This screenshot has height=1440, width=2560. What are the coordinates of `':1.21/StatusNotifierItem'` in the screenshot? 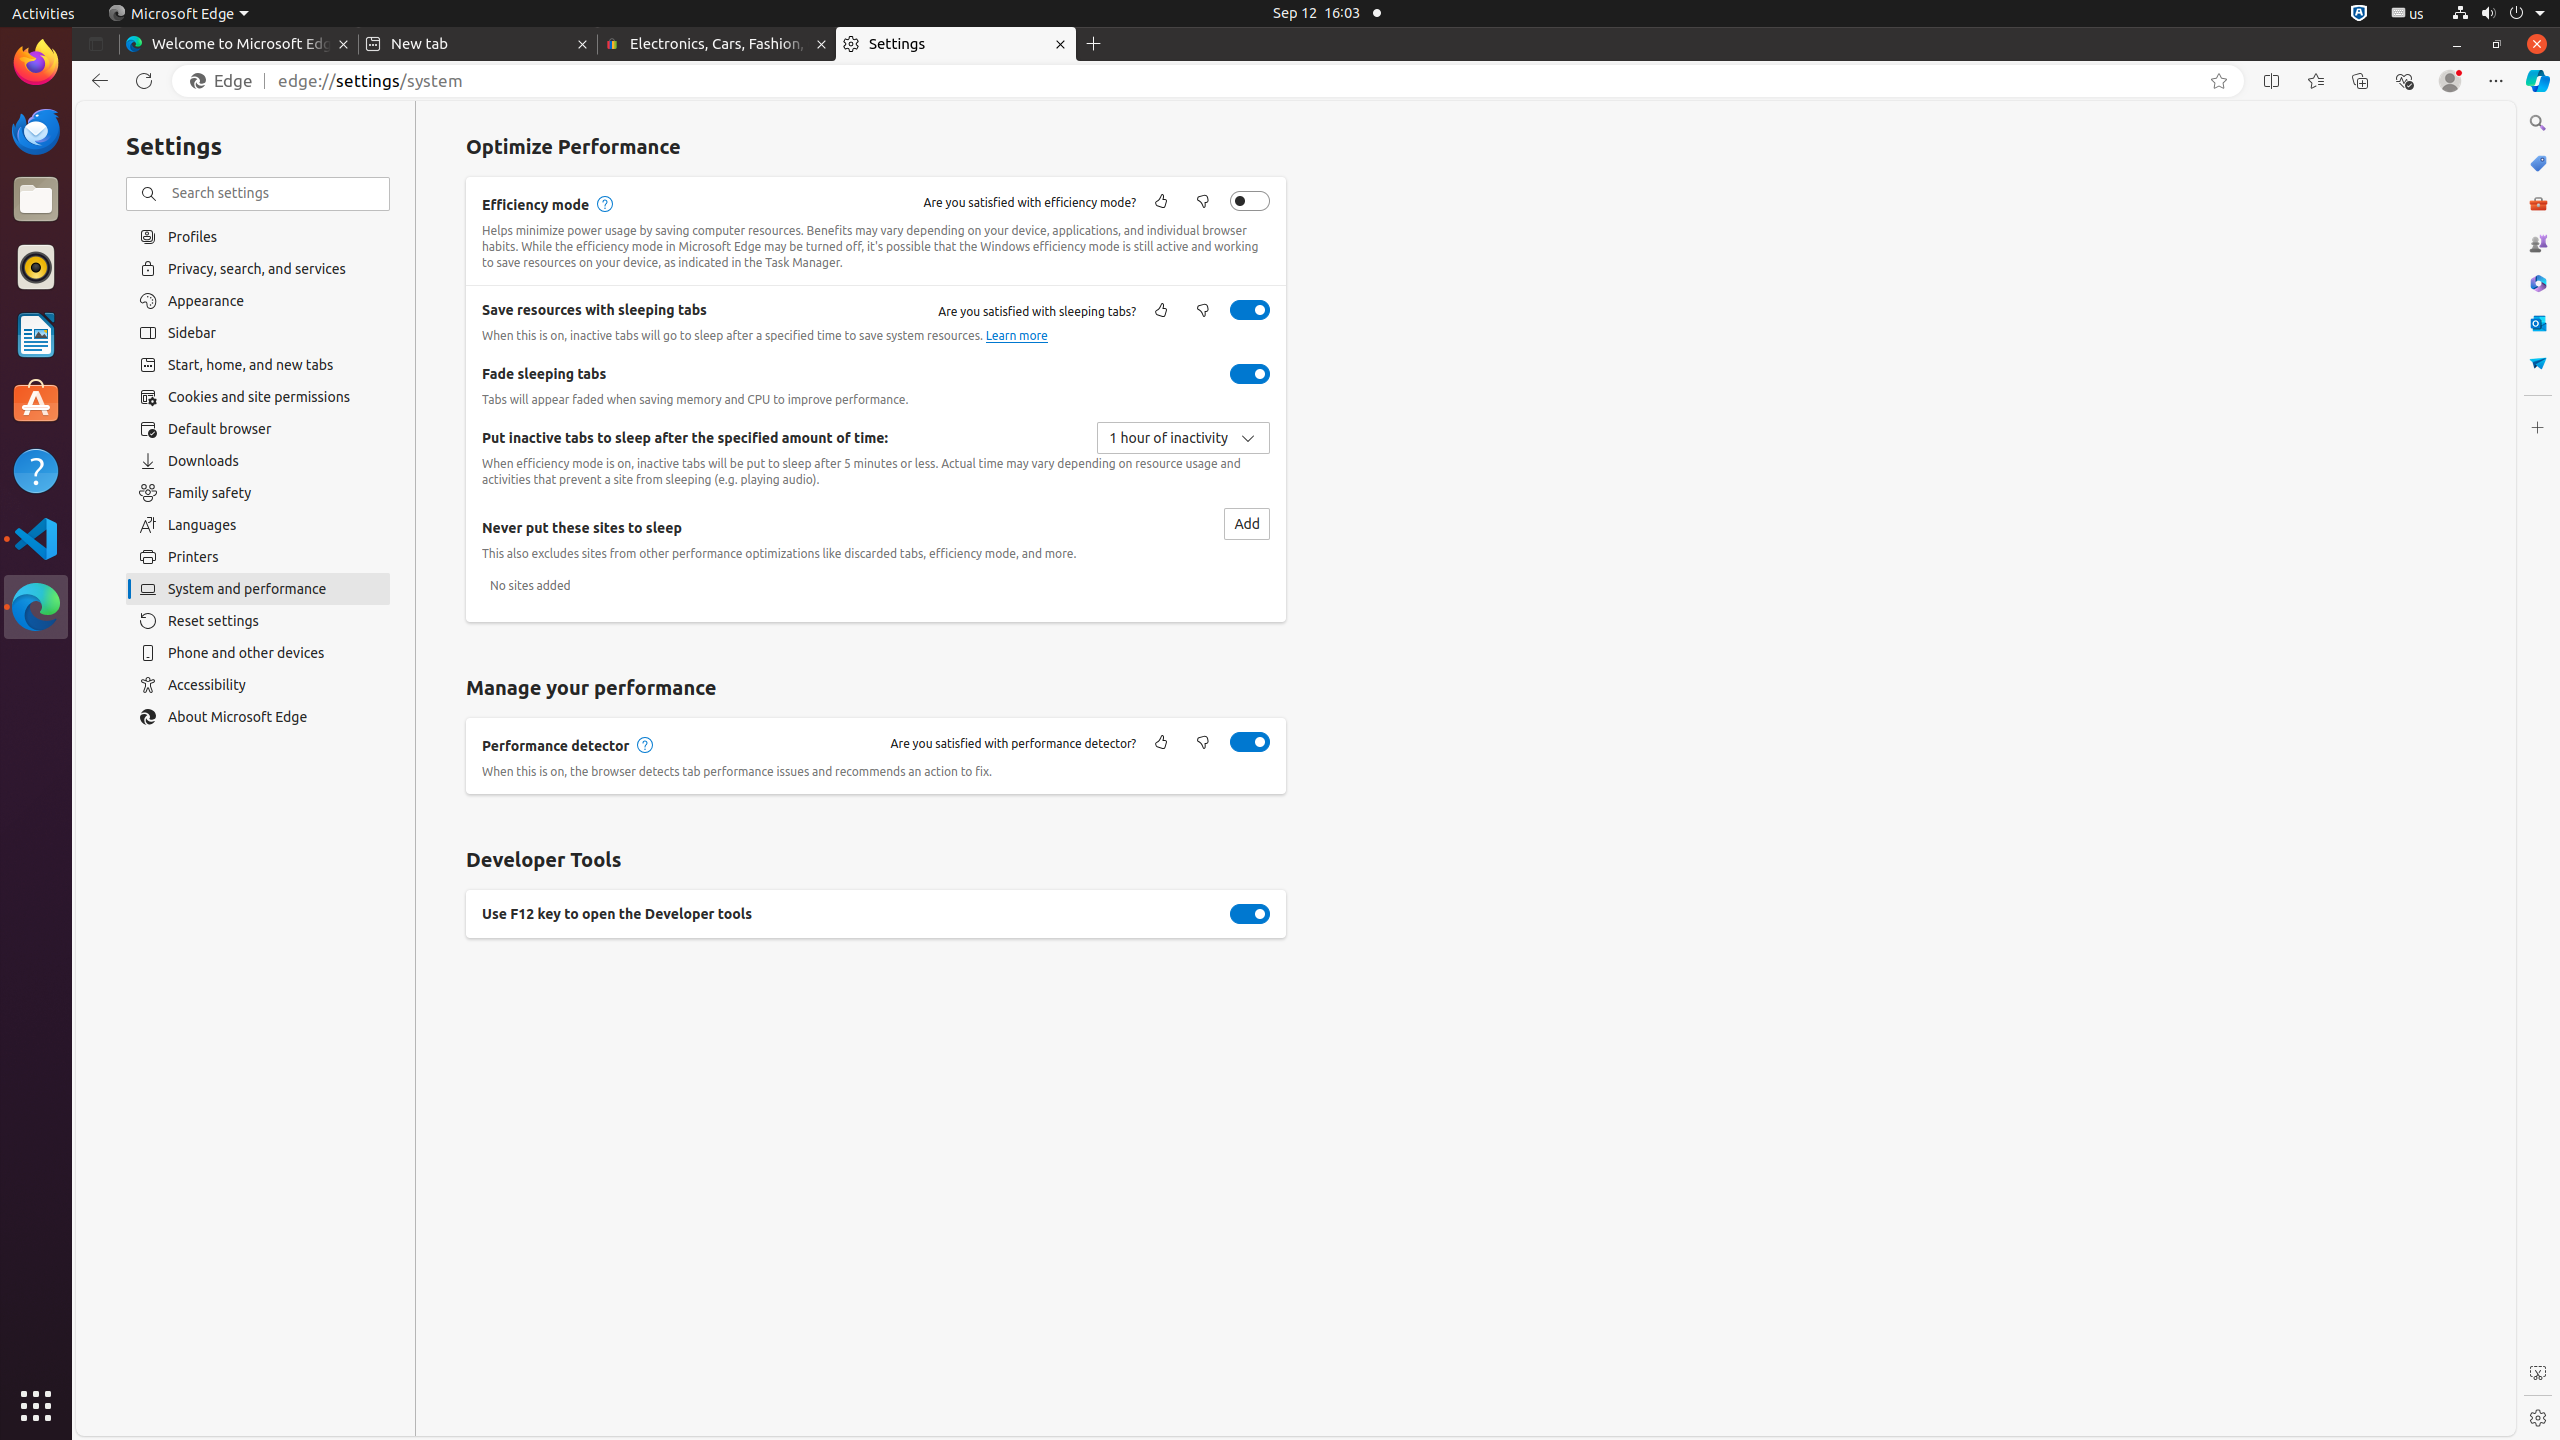 It's located at (2406, 12).